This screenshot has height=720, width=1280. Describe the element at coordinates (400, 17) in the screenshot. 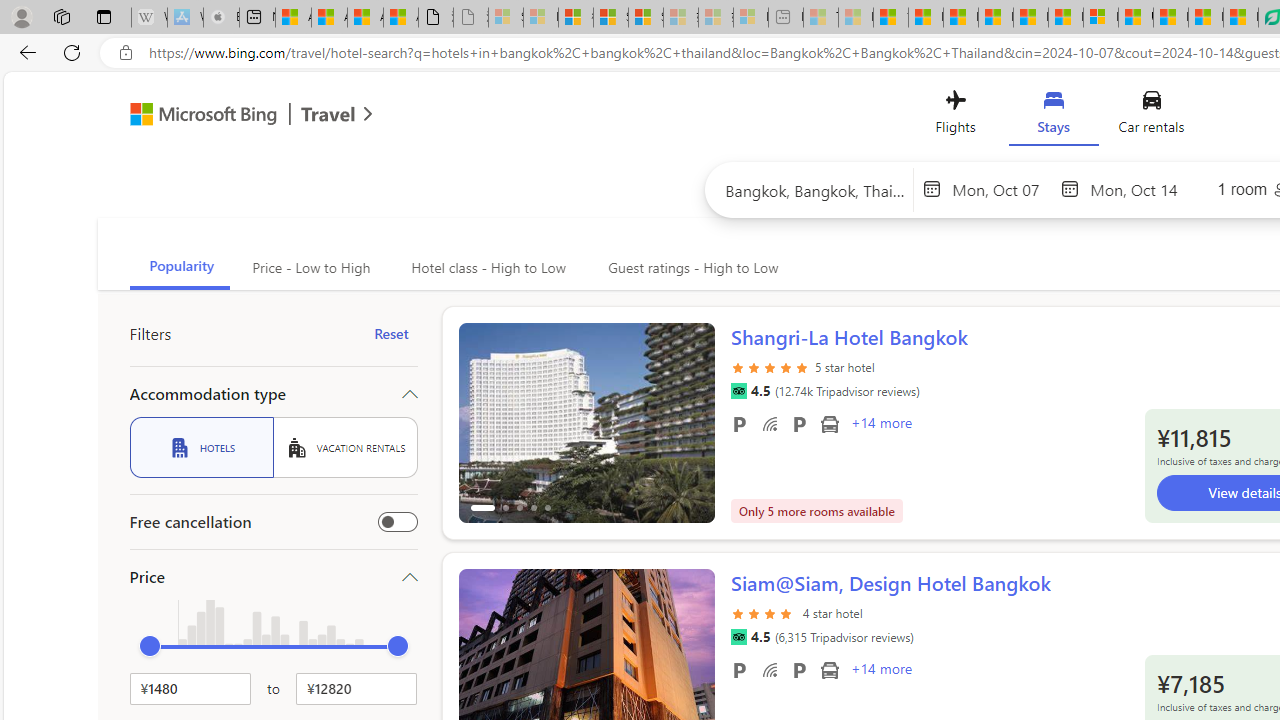

I see `'Aberdeen, Hong Kong SAR severe weather | Microsoft Weather'` at that location.